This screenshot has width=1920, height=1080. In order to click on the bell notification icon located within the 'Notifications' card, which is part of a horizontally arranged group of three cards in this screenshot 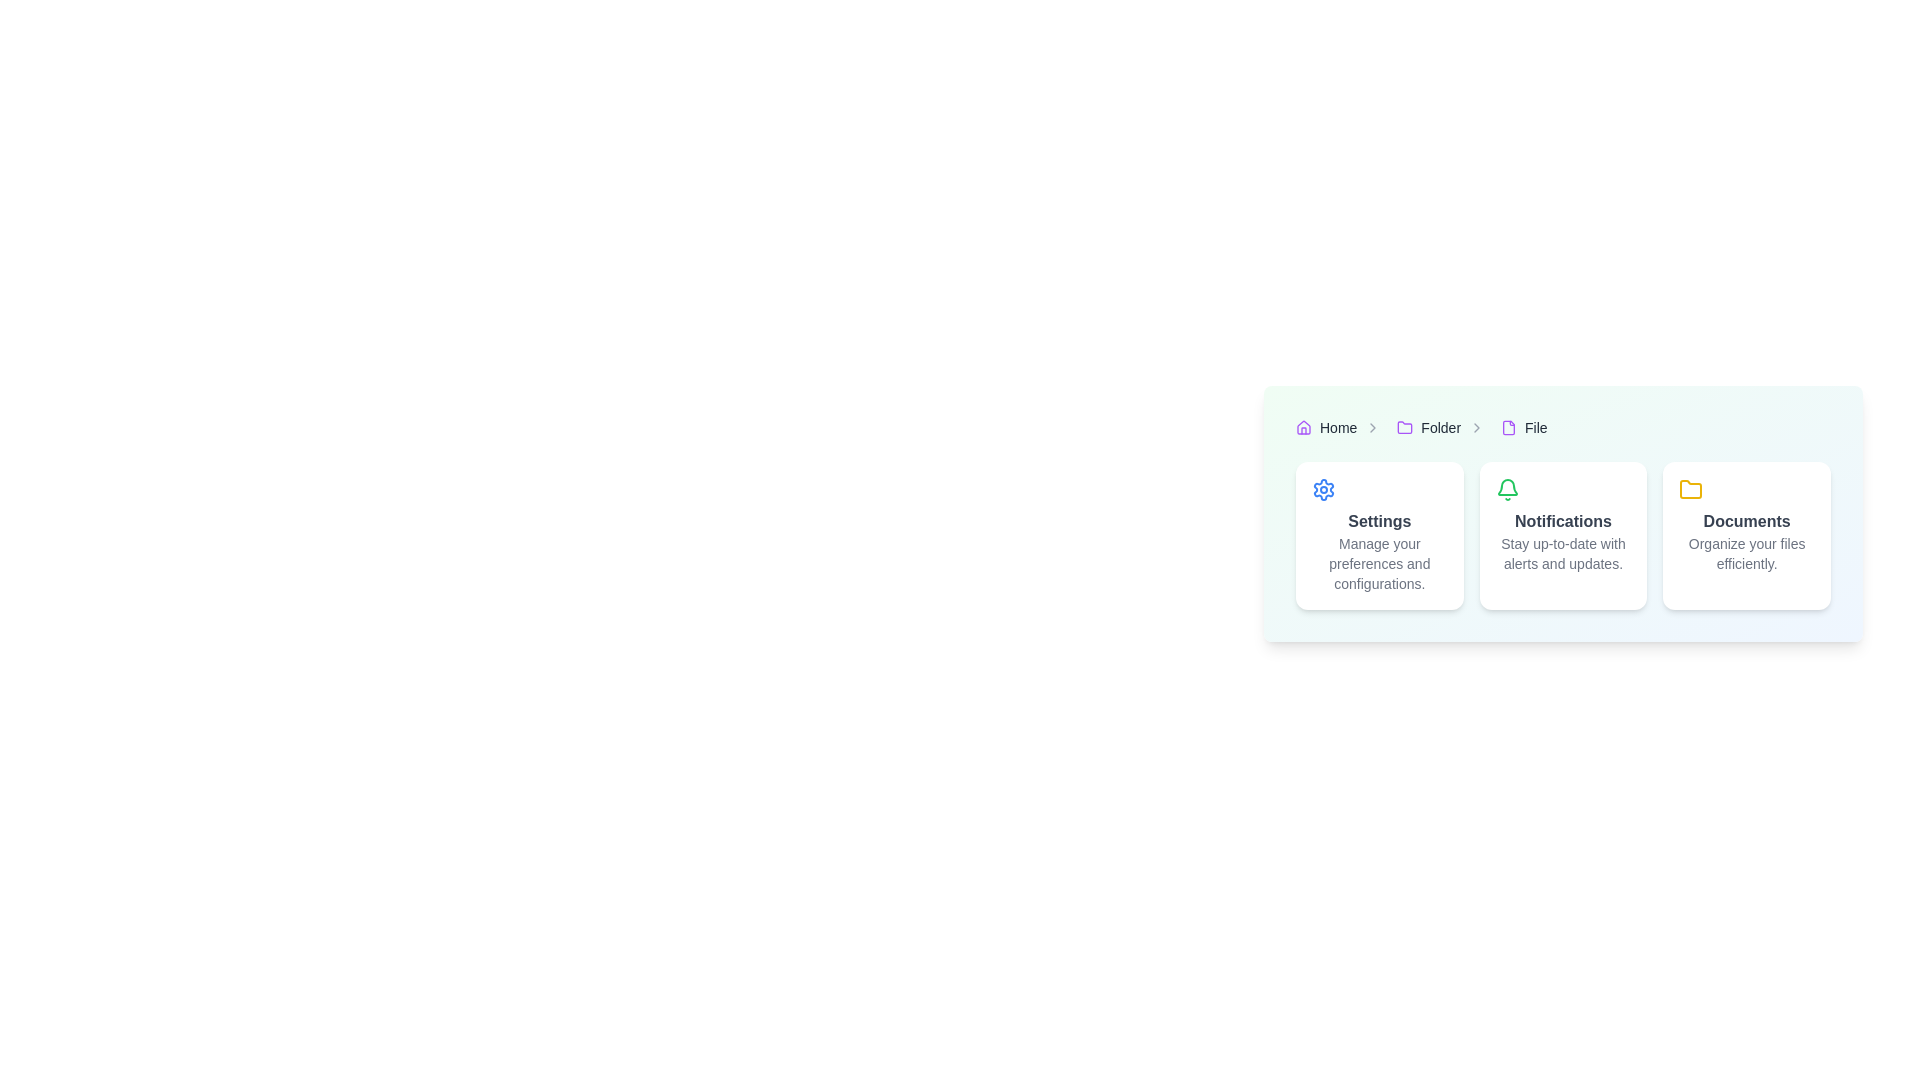, I will do `click(1507, 489)`.